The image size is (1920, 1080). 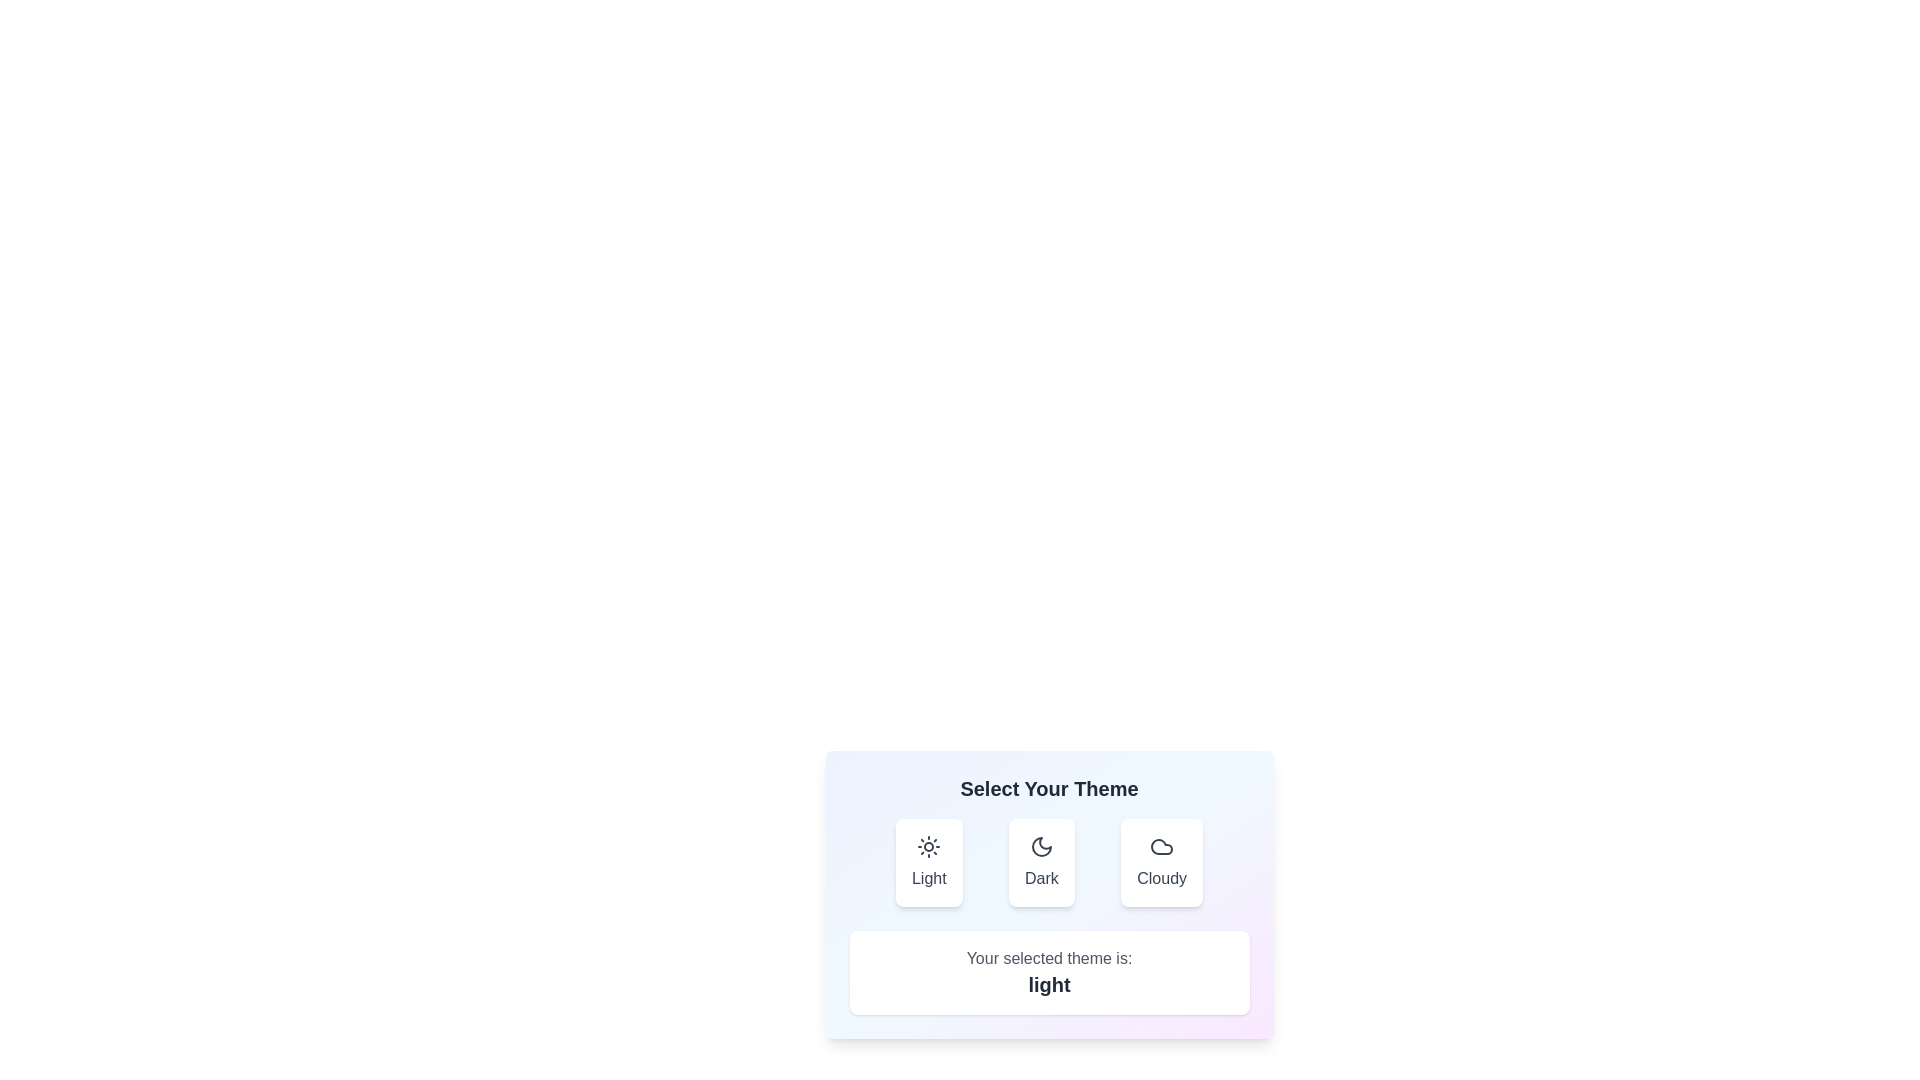 What do you see at coordinates (928, 847) in the screenshot?
I see `the circular, sun-shaped icon styled in line-art, colored medium-gray, which represents the 'Light' theme option in the theme selection card` at bounding box center [928, 847].